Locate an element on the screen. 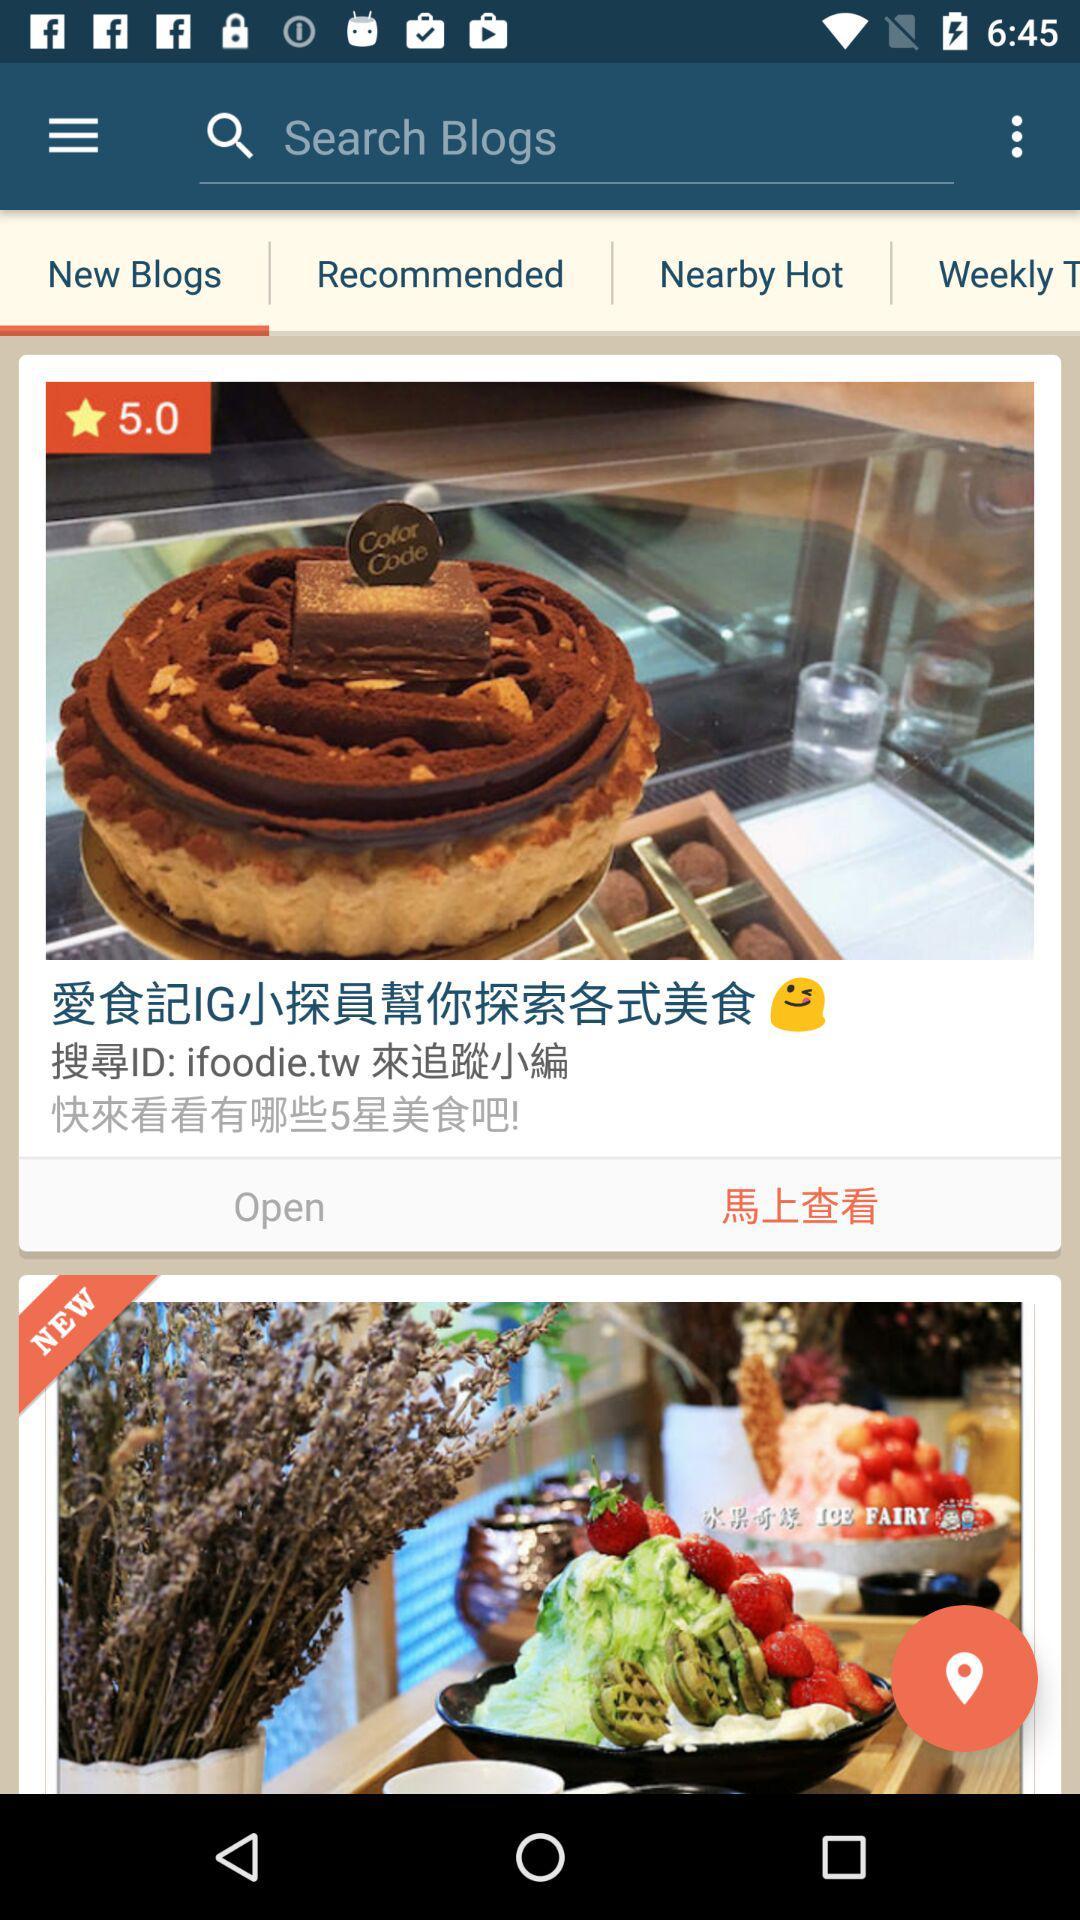  app on the right is located at coordinates (799, 1200).